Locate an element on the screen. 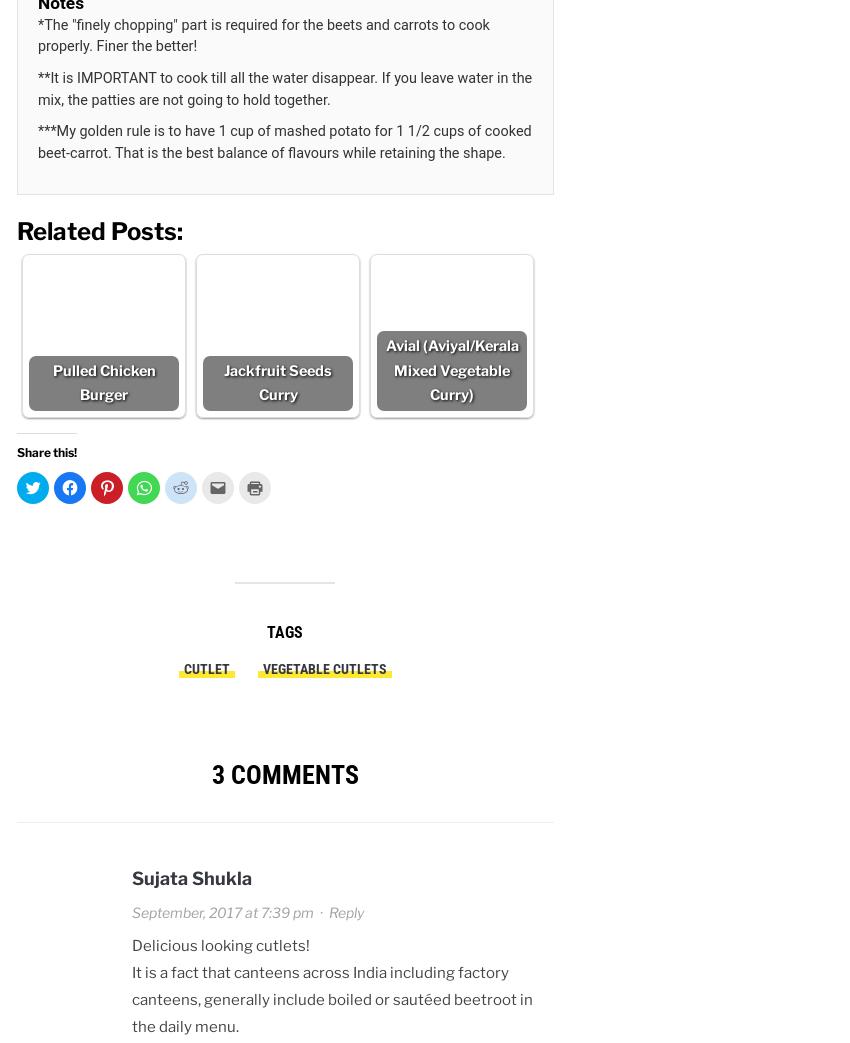 Image resolution: width=850 pixels, height=1043 pixels. 'Pulled Chicken Burger' is located at coordinates (52, 382).